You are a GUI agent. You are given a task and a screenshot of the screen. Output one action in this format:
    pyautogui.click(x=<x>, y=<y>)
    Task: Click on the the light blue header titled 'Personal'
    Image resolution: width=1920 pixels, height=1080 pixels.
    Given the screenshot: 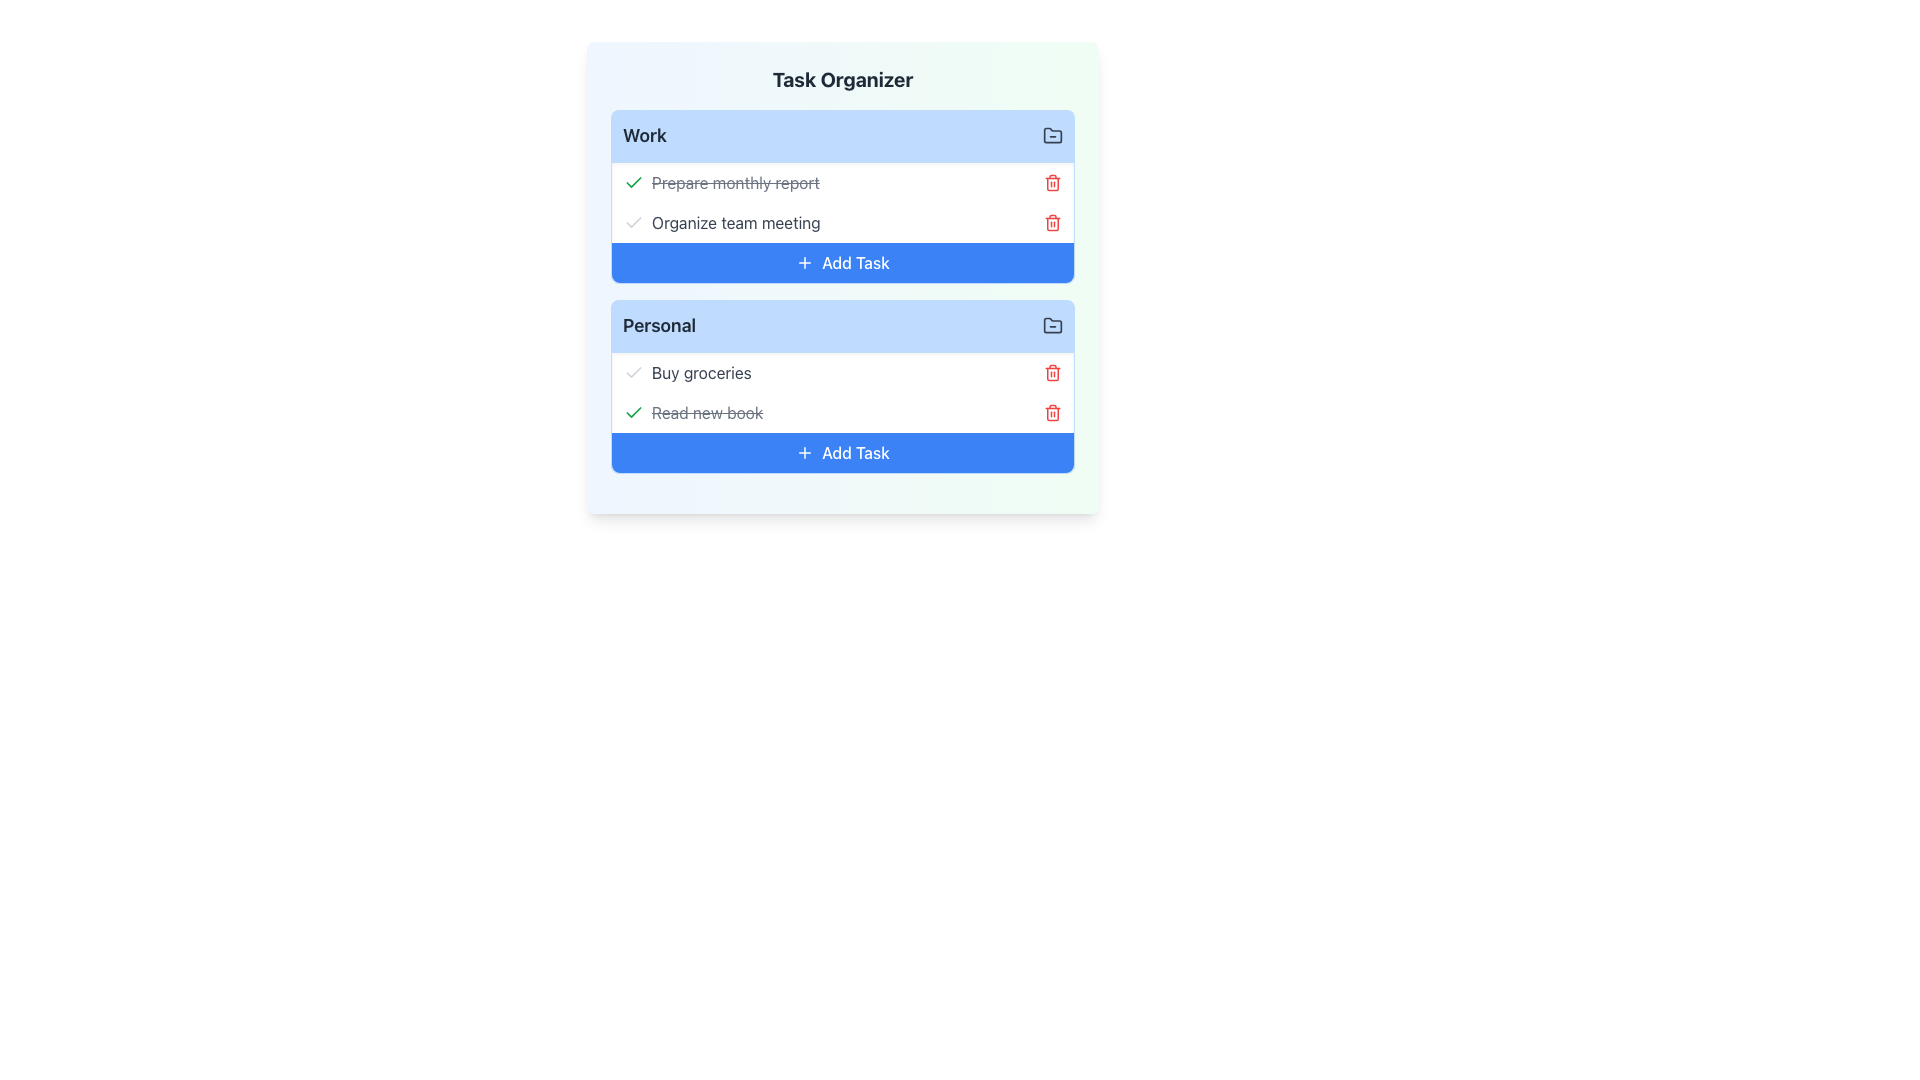 What is the action you would take?
    pyautogui.click(x=843, y=325)
    